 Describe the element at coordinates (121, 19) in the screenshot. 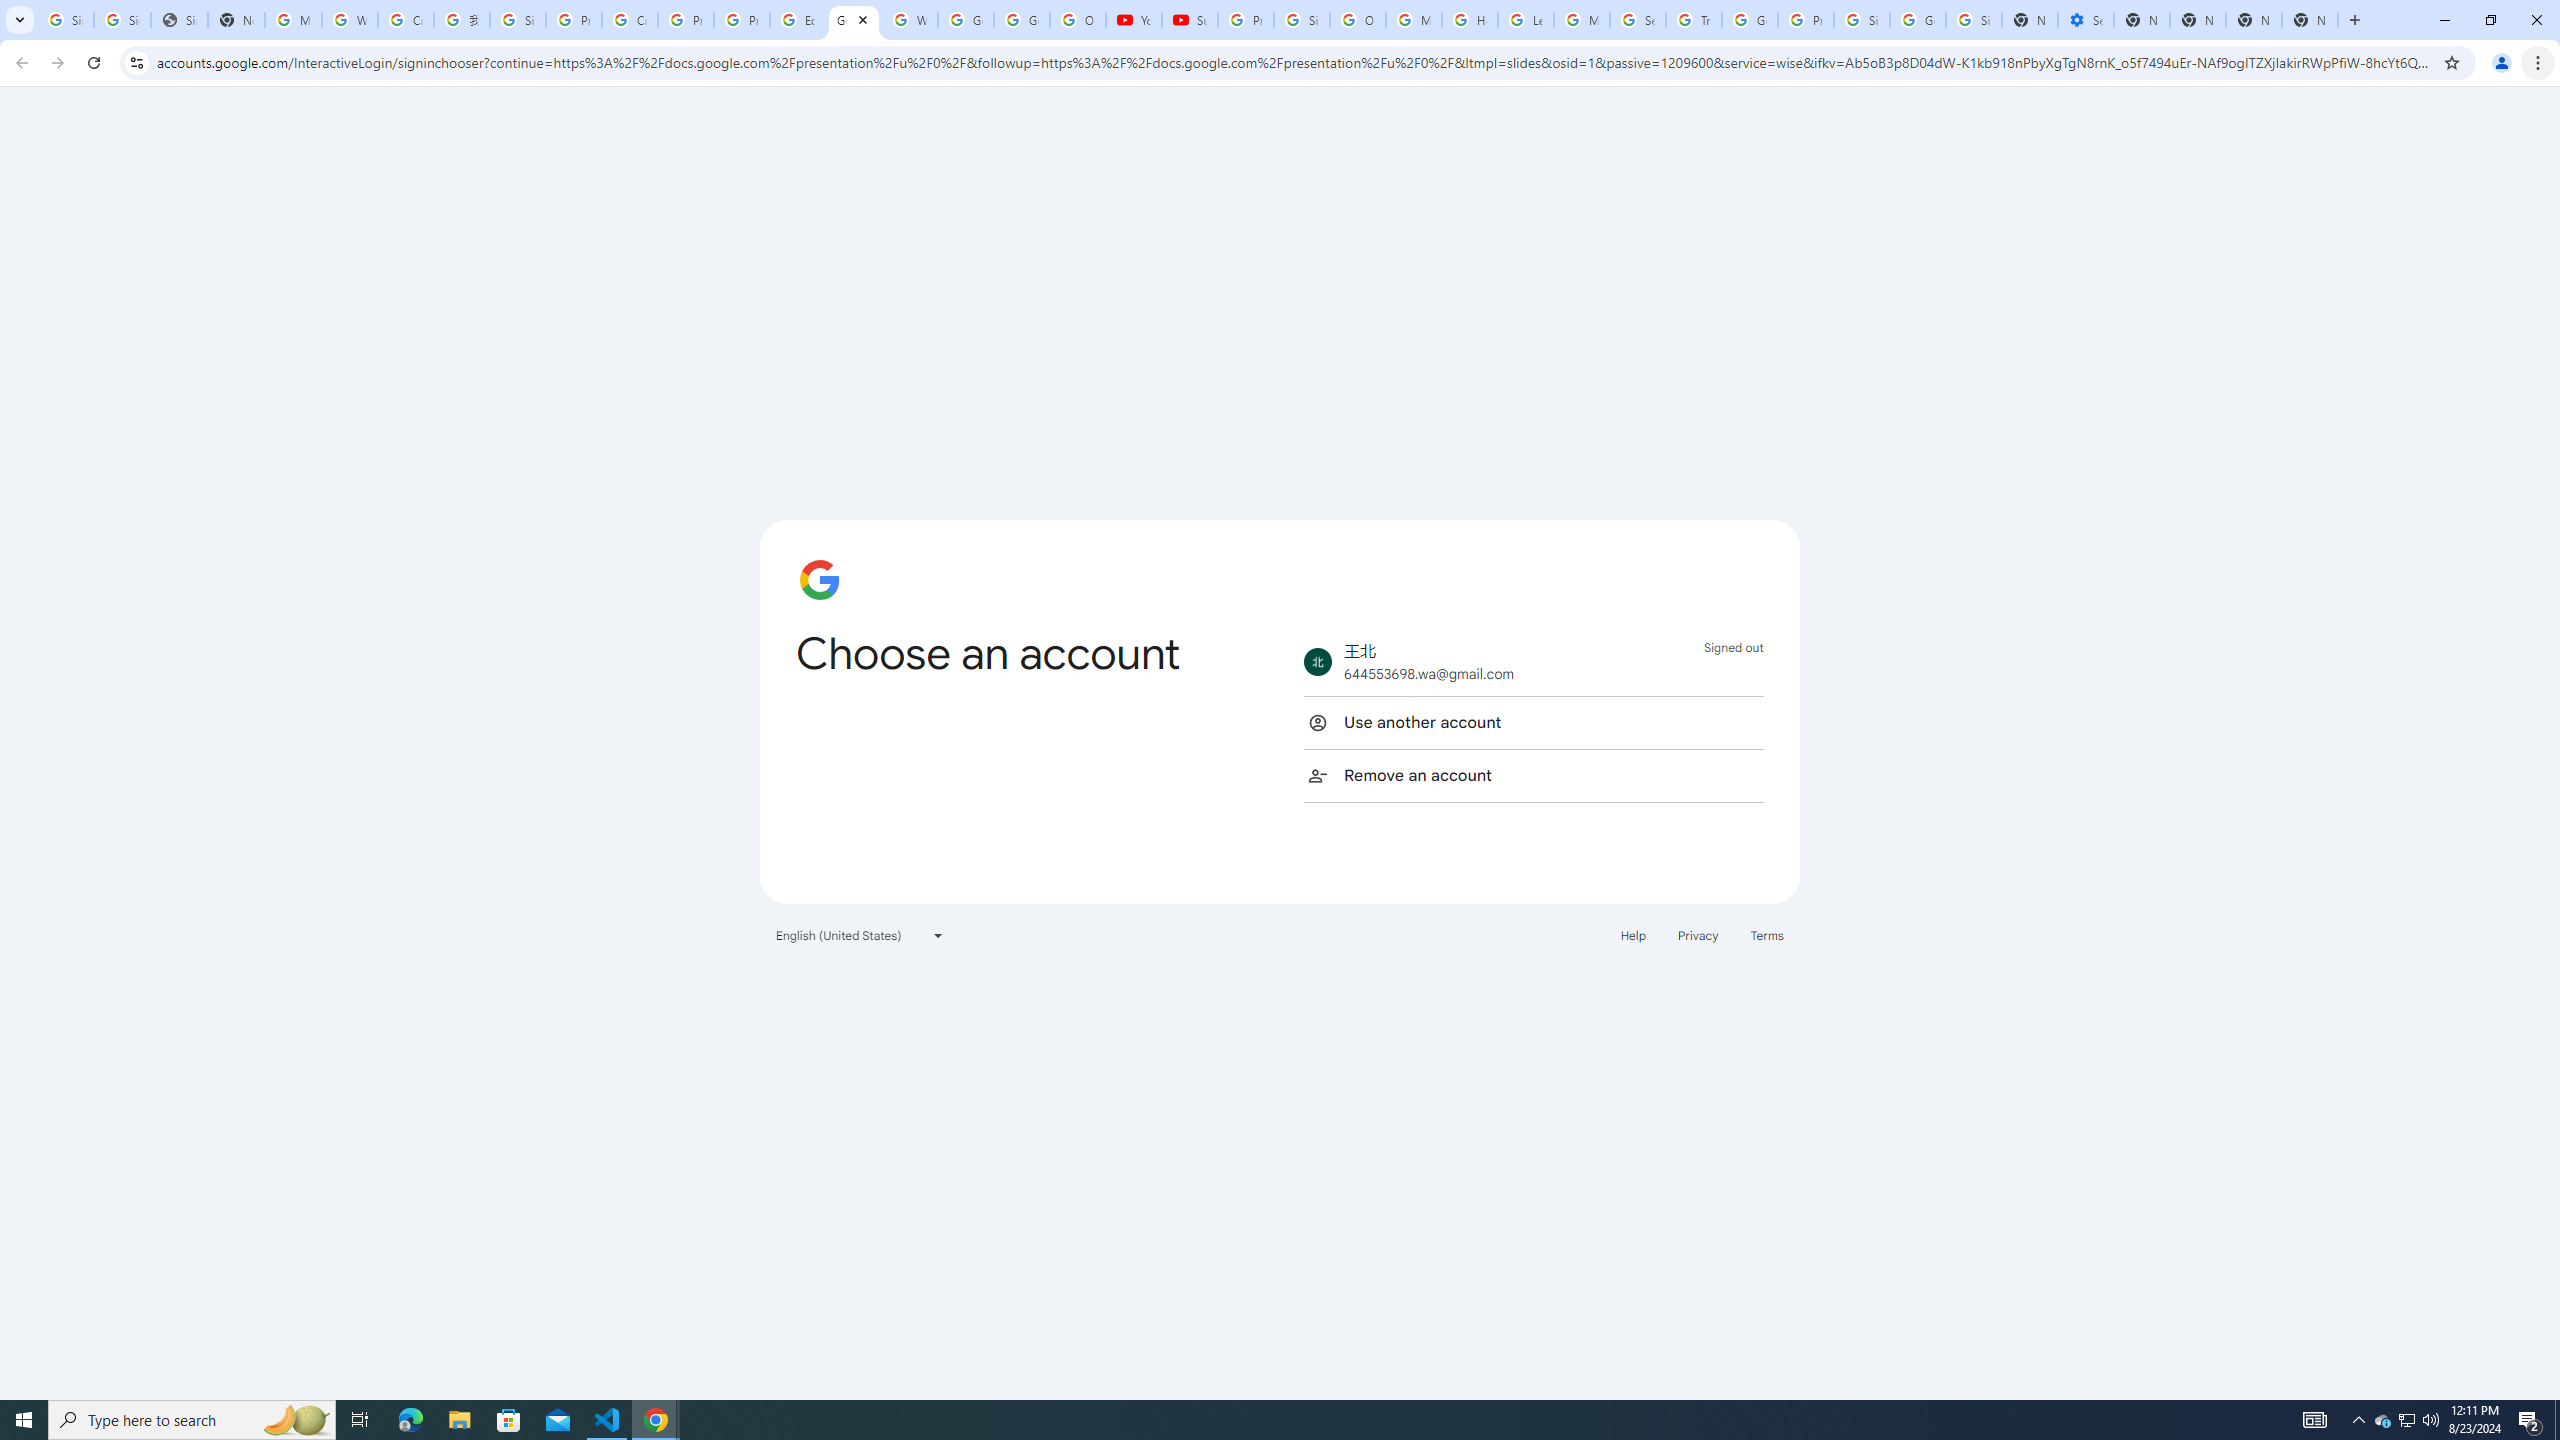

I see `'Sign in - Google Accounts'` at that location.